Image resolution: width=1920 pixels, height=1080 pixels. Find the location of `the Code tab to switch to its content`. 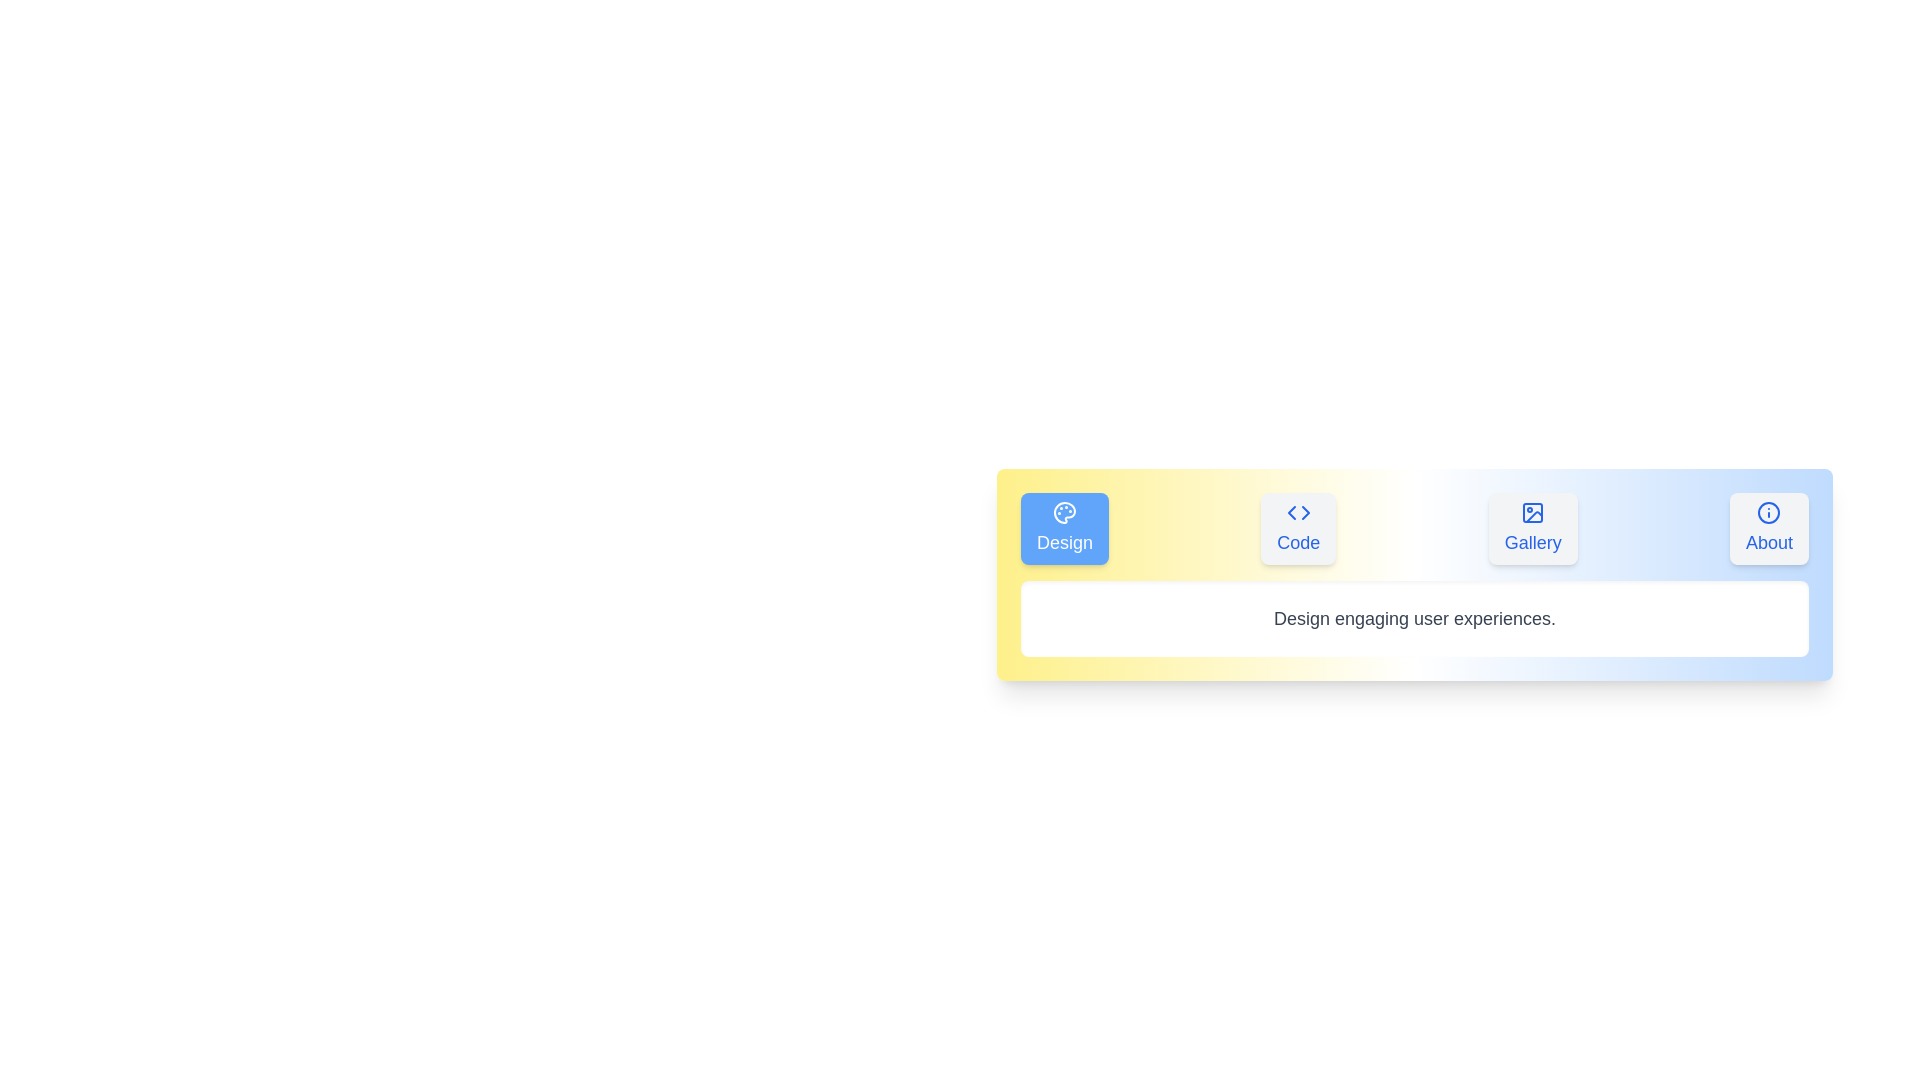

the Code tab to switch to its content is located at coordinates (1297, 527).